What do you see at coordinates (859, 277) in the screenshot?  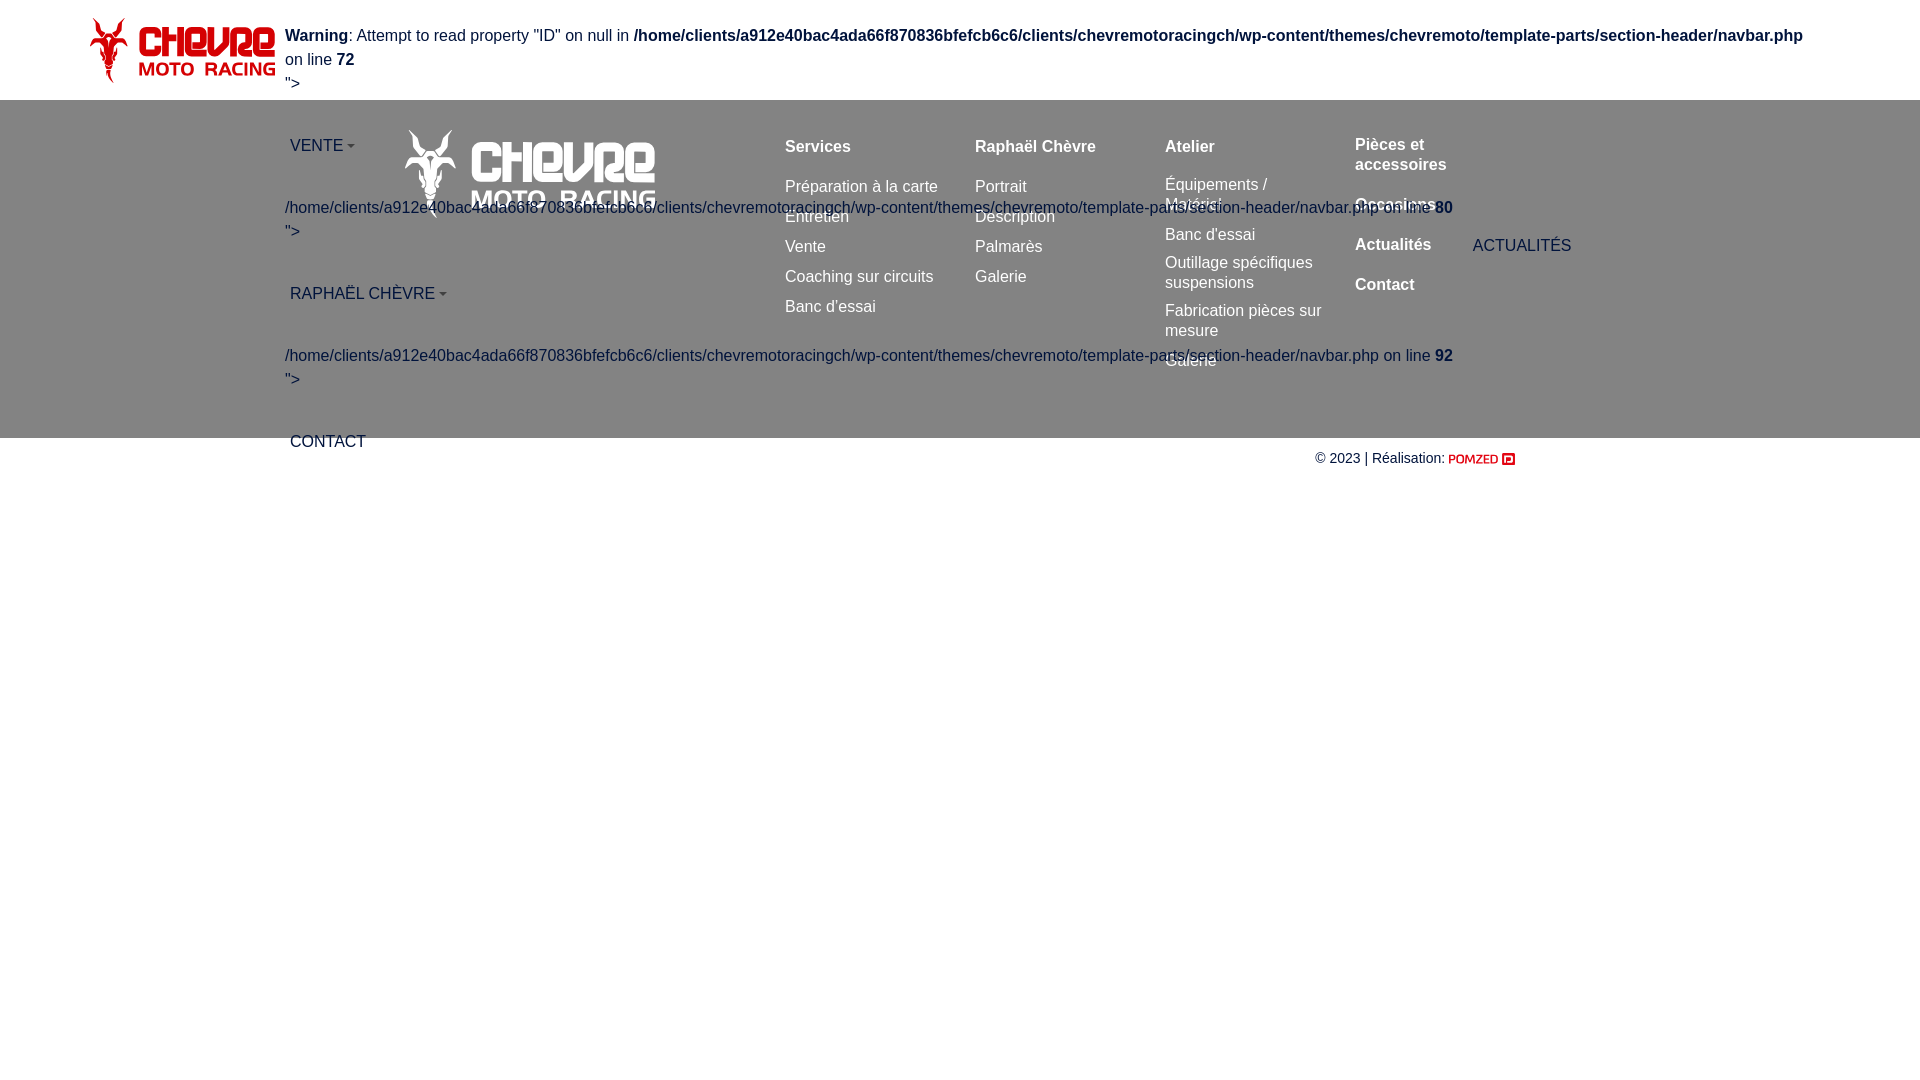 I see `'Coaching sur circuits'` at bounding box center [859, 277].